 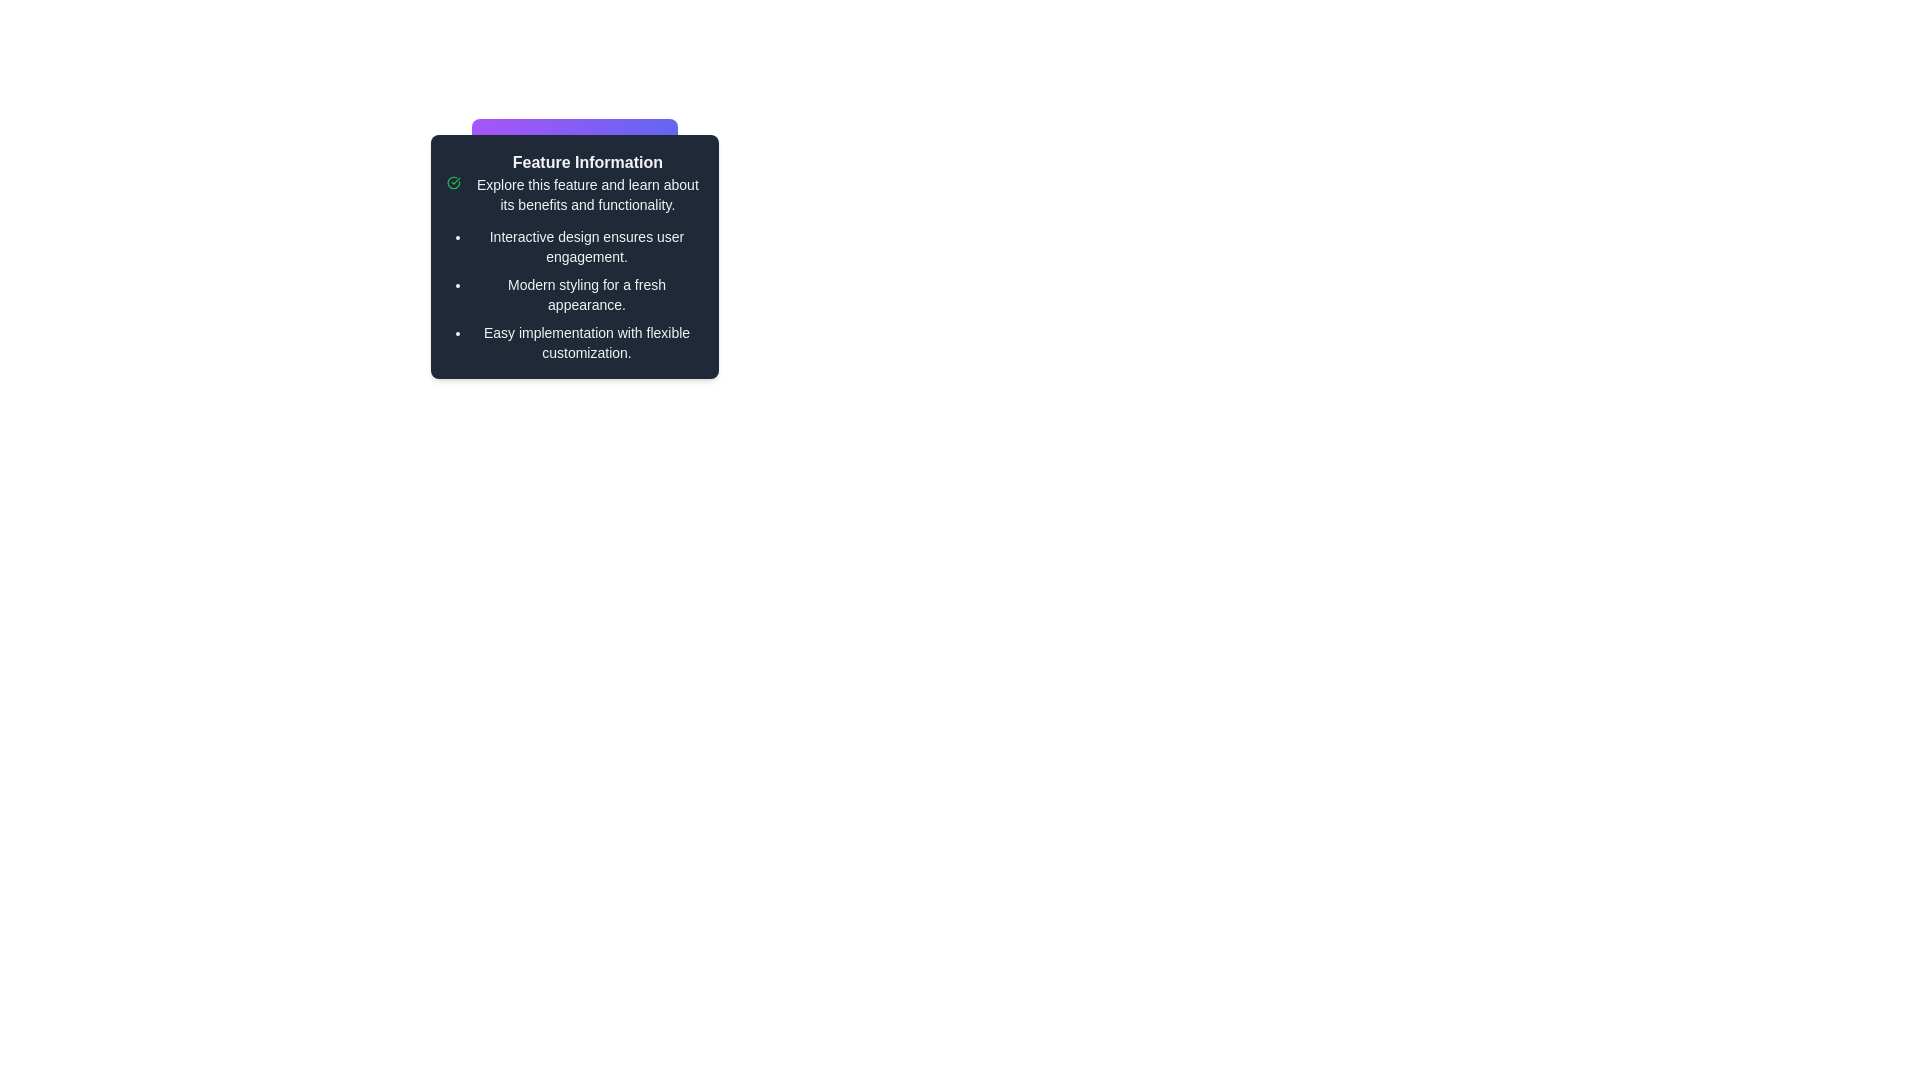 I want to click on text content of the stylized header or title that serves as a context anchor for the associated feature description, so click(x=574, y=145).